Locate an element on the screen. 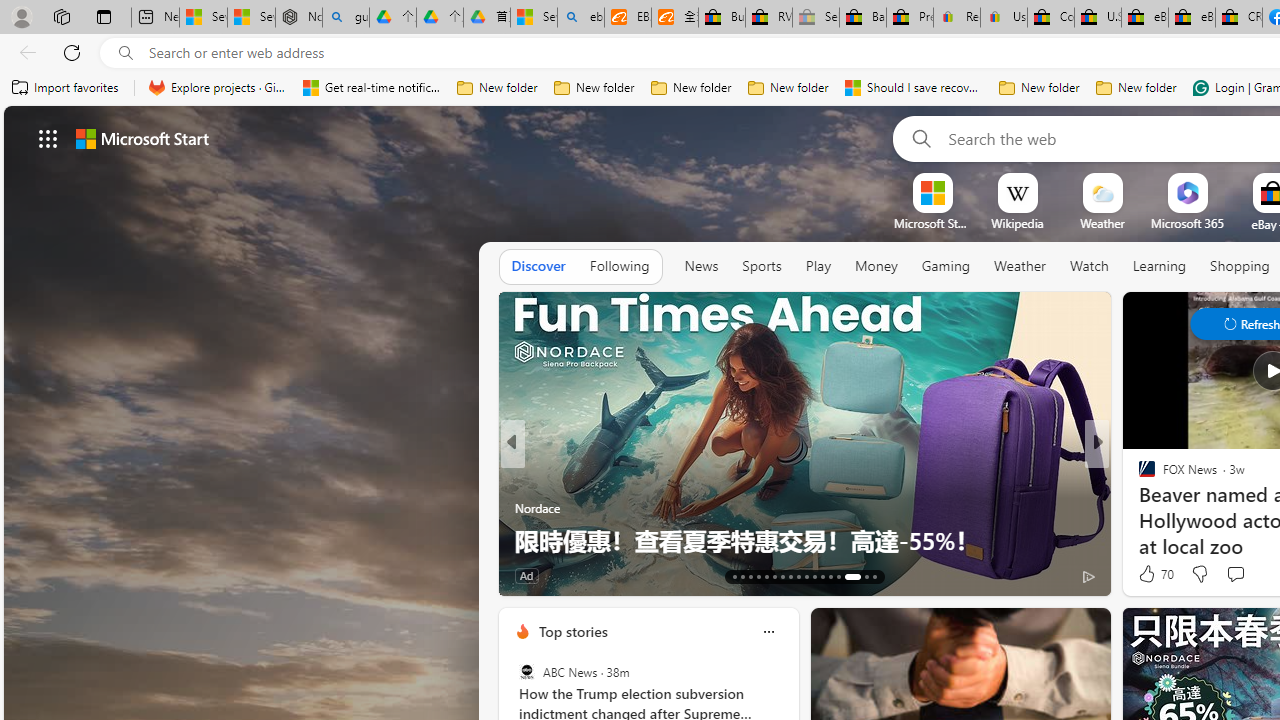  'Class: icon-img' is located at coordinates (767, 632).